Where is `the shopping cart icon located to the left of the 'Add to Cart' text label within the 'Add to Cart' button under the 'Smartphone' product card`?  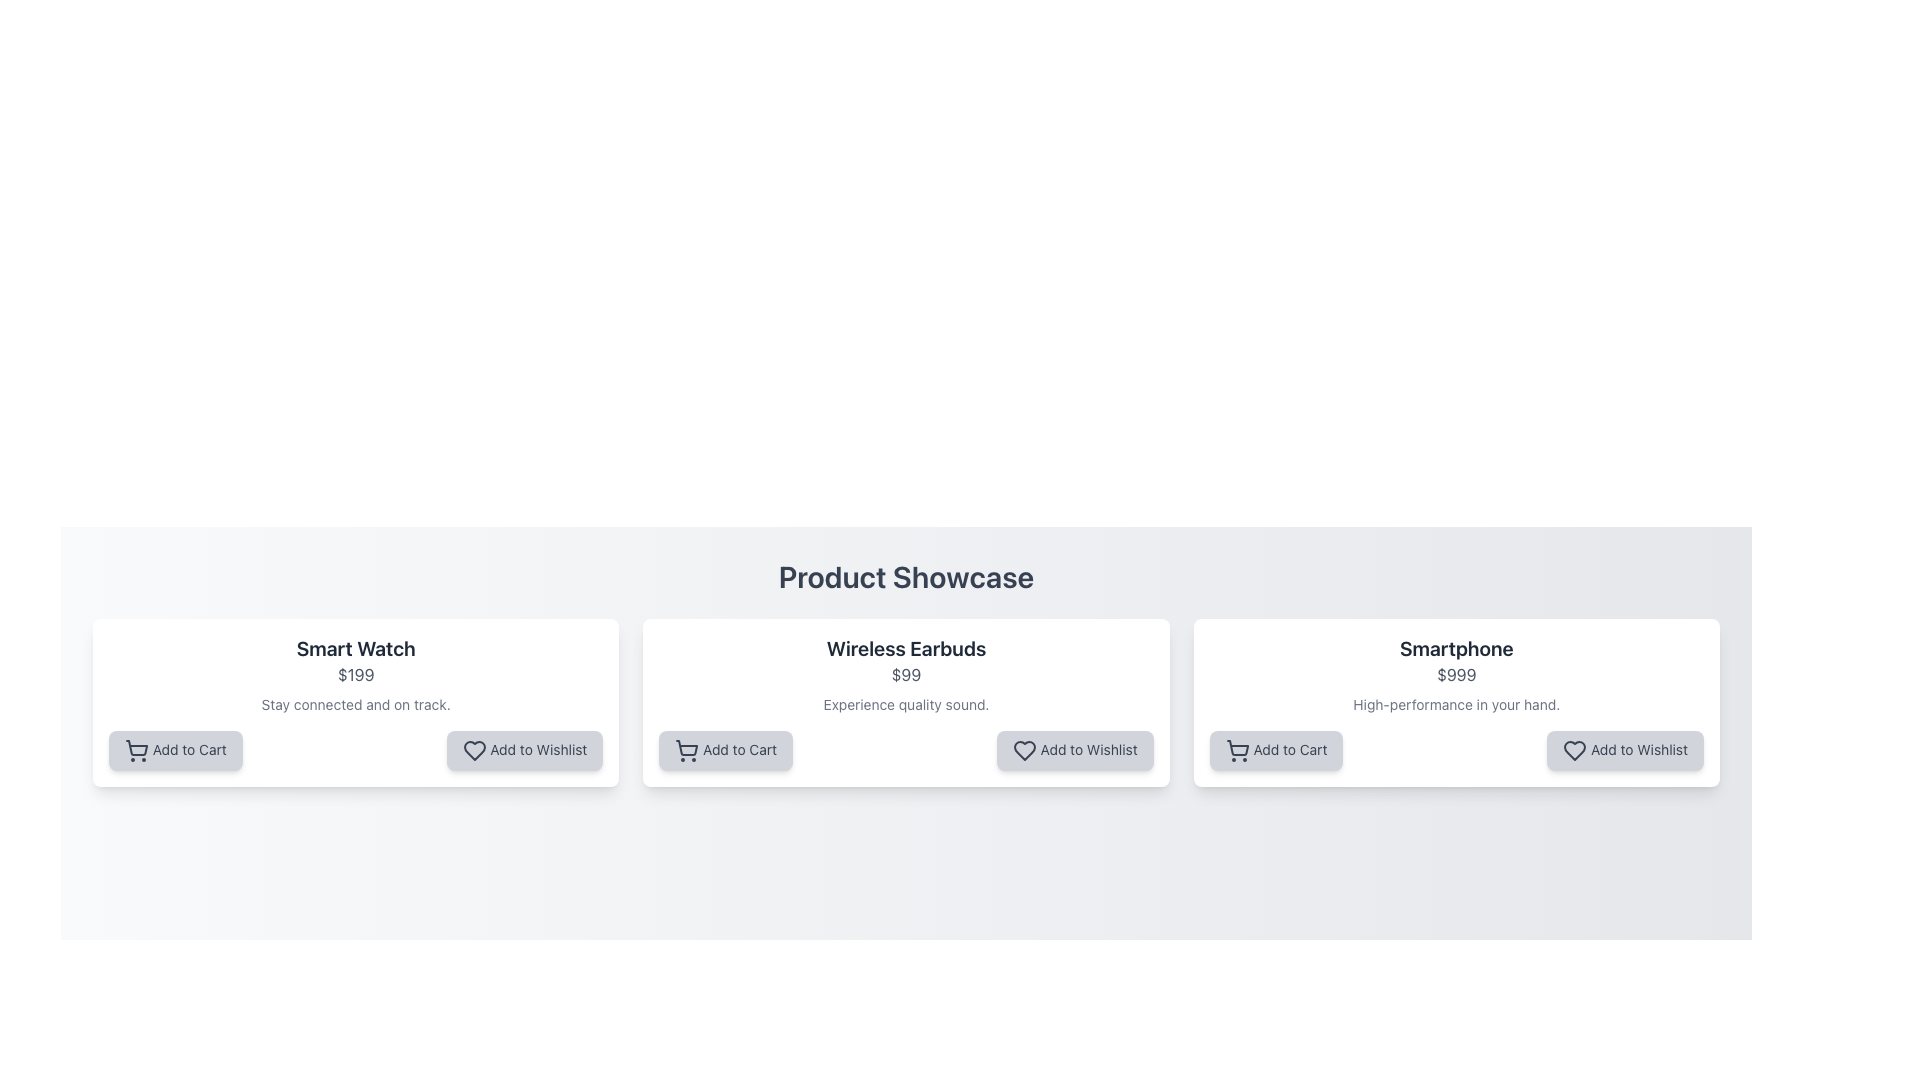
the shopping cart icon located to the left of the 'Add to Cart' text label within the 'Add to Cart' button under the 'Smartphone' product card is located at coordinates (1236, 751).